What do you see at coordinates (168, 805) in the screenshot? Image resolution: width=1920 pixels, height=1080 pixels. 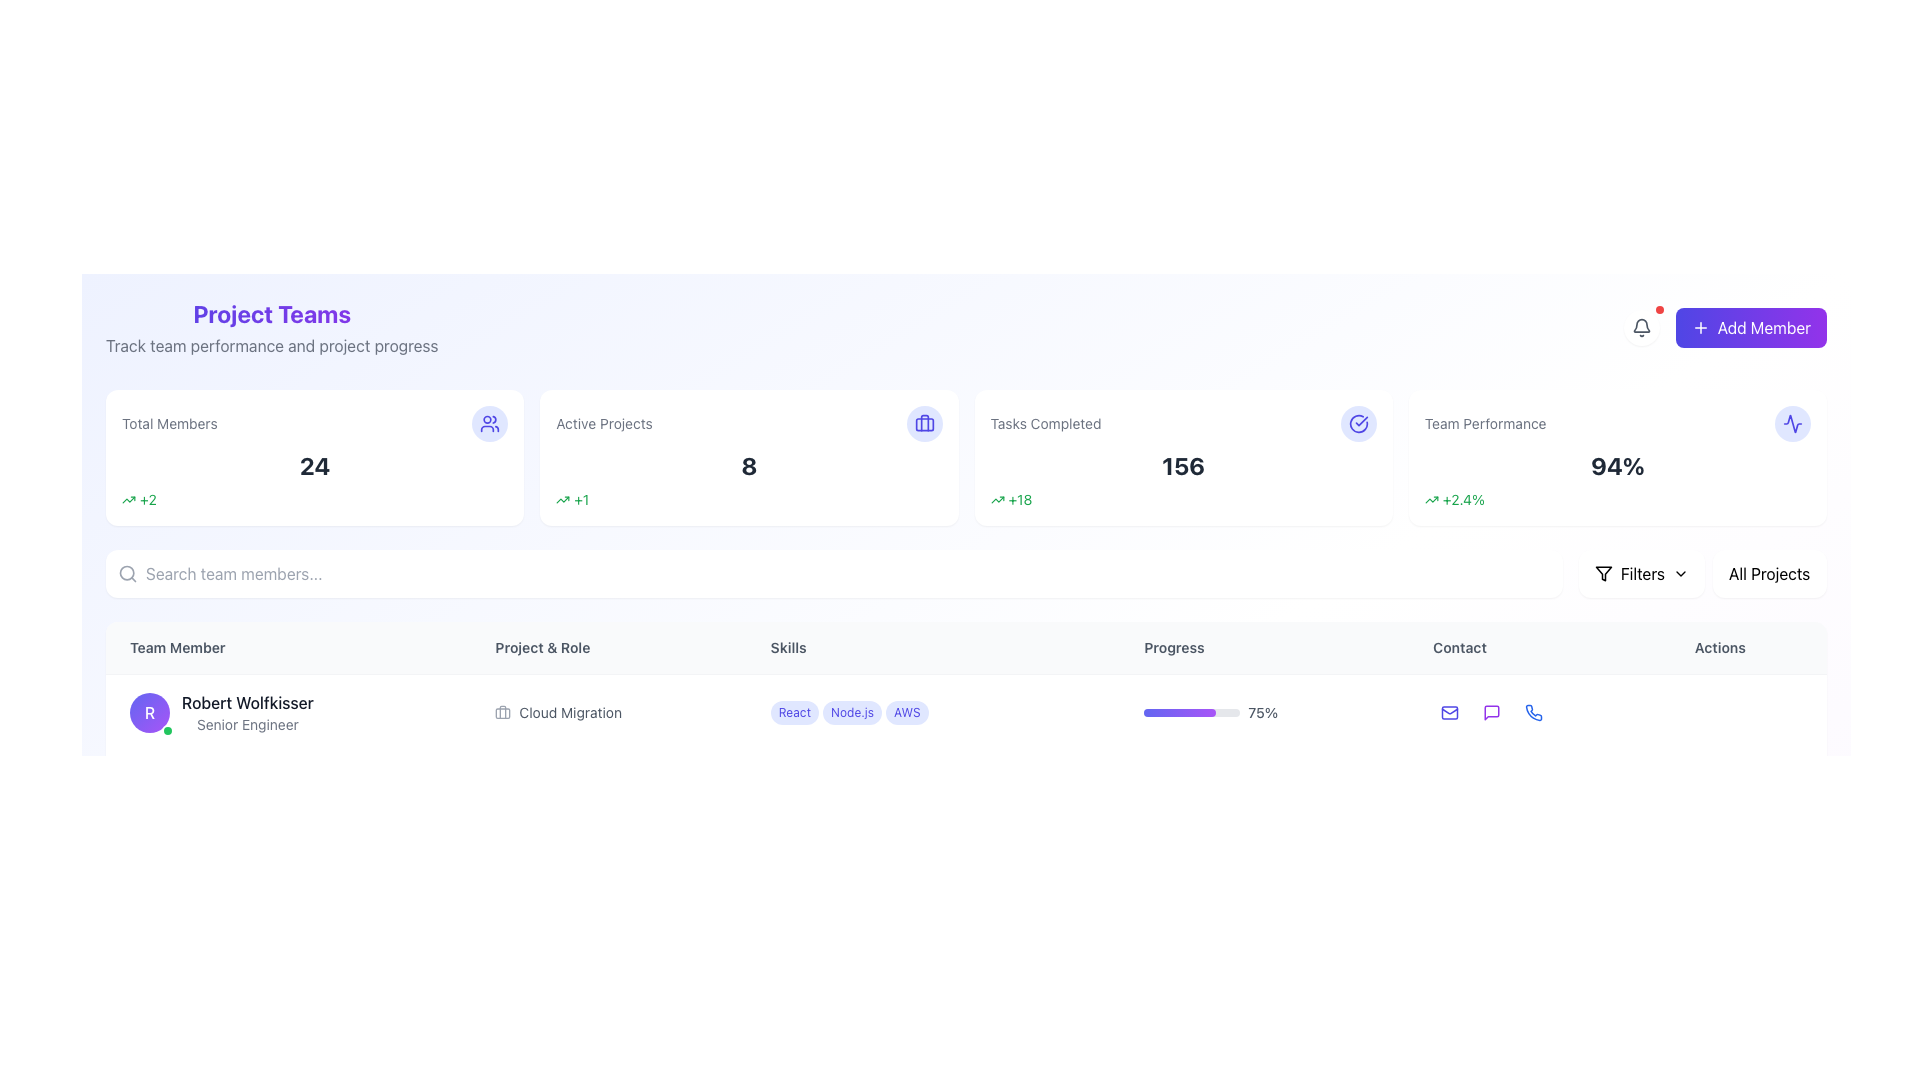 I see `the status indication of the Circular status indicator located at the lower-right corner of the profile icon displaying the letter 'J' in the team members' section` at bounding box center [168, 805].